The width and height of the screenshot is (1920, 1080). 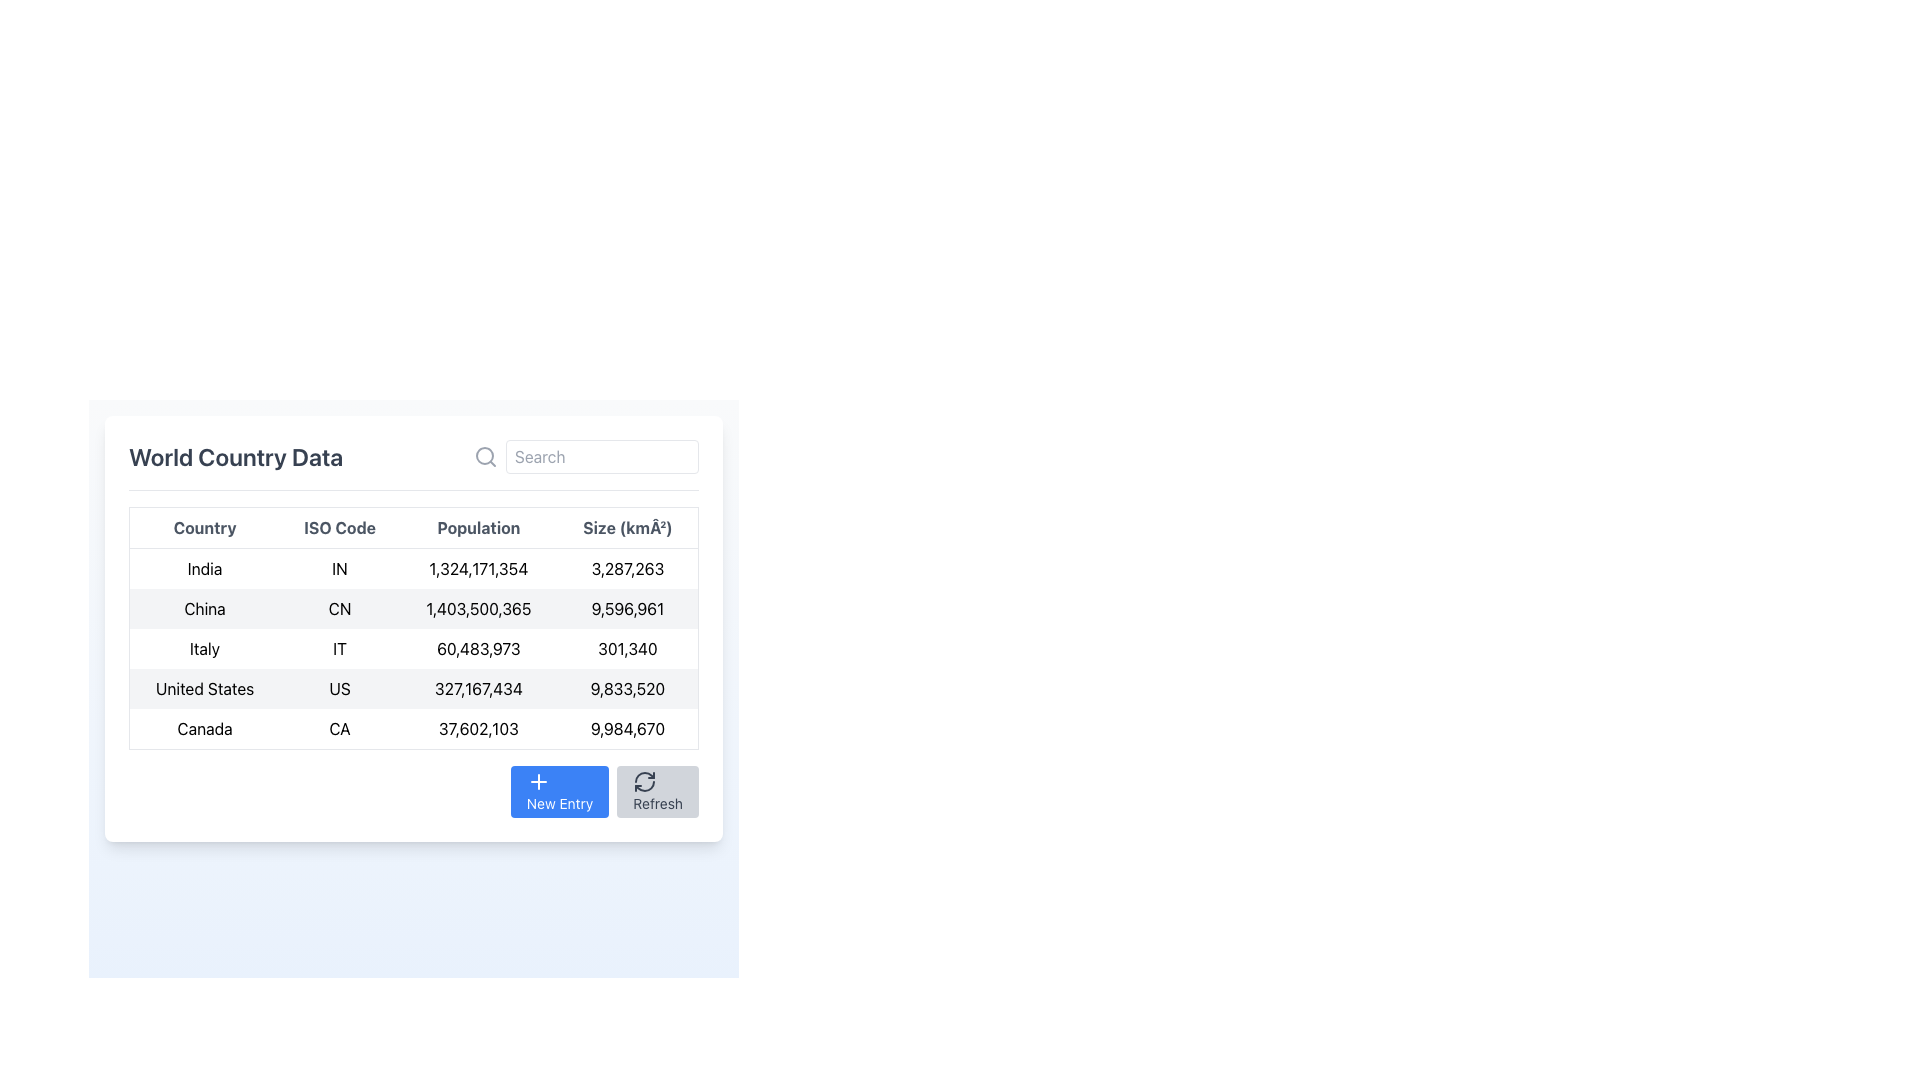 What do you see at coordinates (627, 527) in the screenshot?
I see `the 'Size (km²)' column header label in the table, which is the fourth column header located to the right of the 'Population' column` at bounding box center [627, 527].